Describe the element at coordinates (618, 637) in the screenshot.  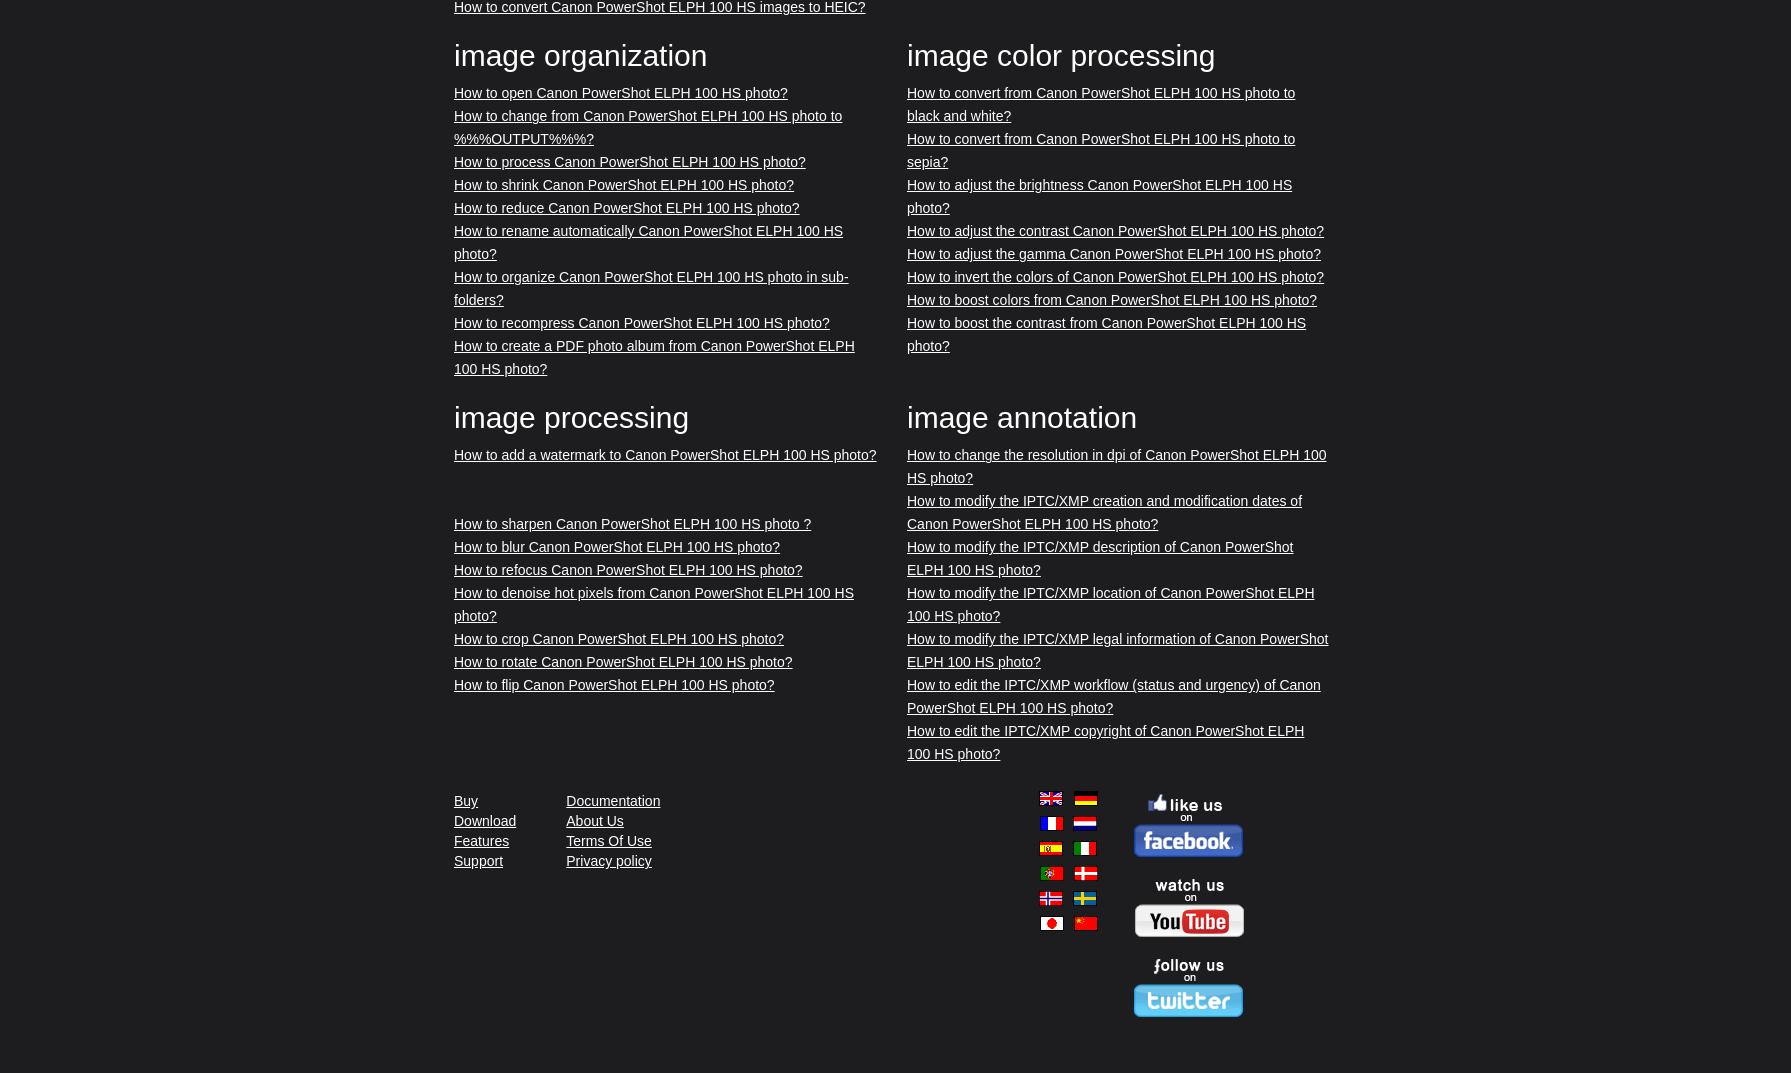
I see `'How to crop  Canon PowerShot ELPH 100 HS photo?'` at that location.